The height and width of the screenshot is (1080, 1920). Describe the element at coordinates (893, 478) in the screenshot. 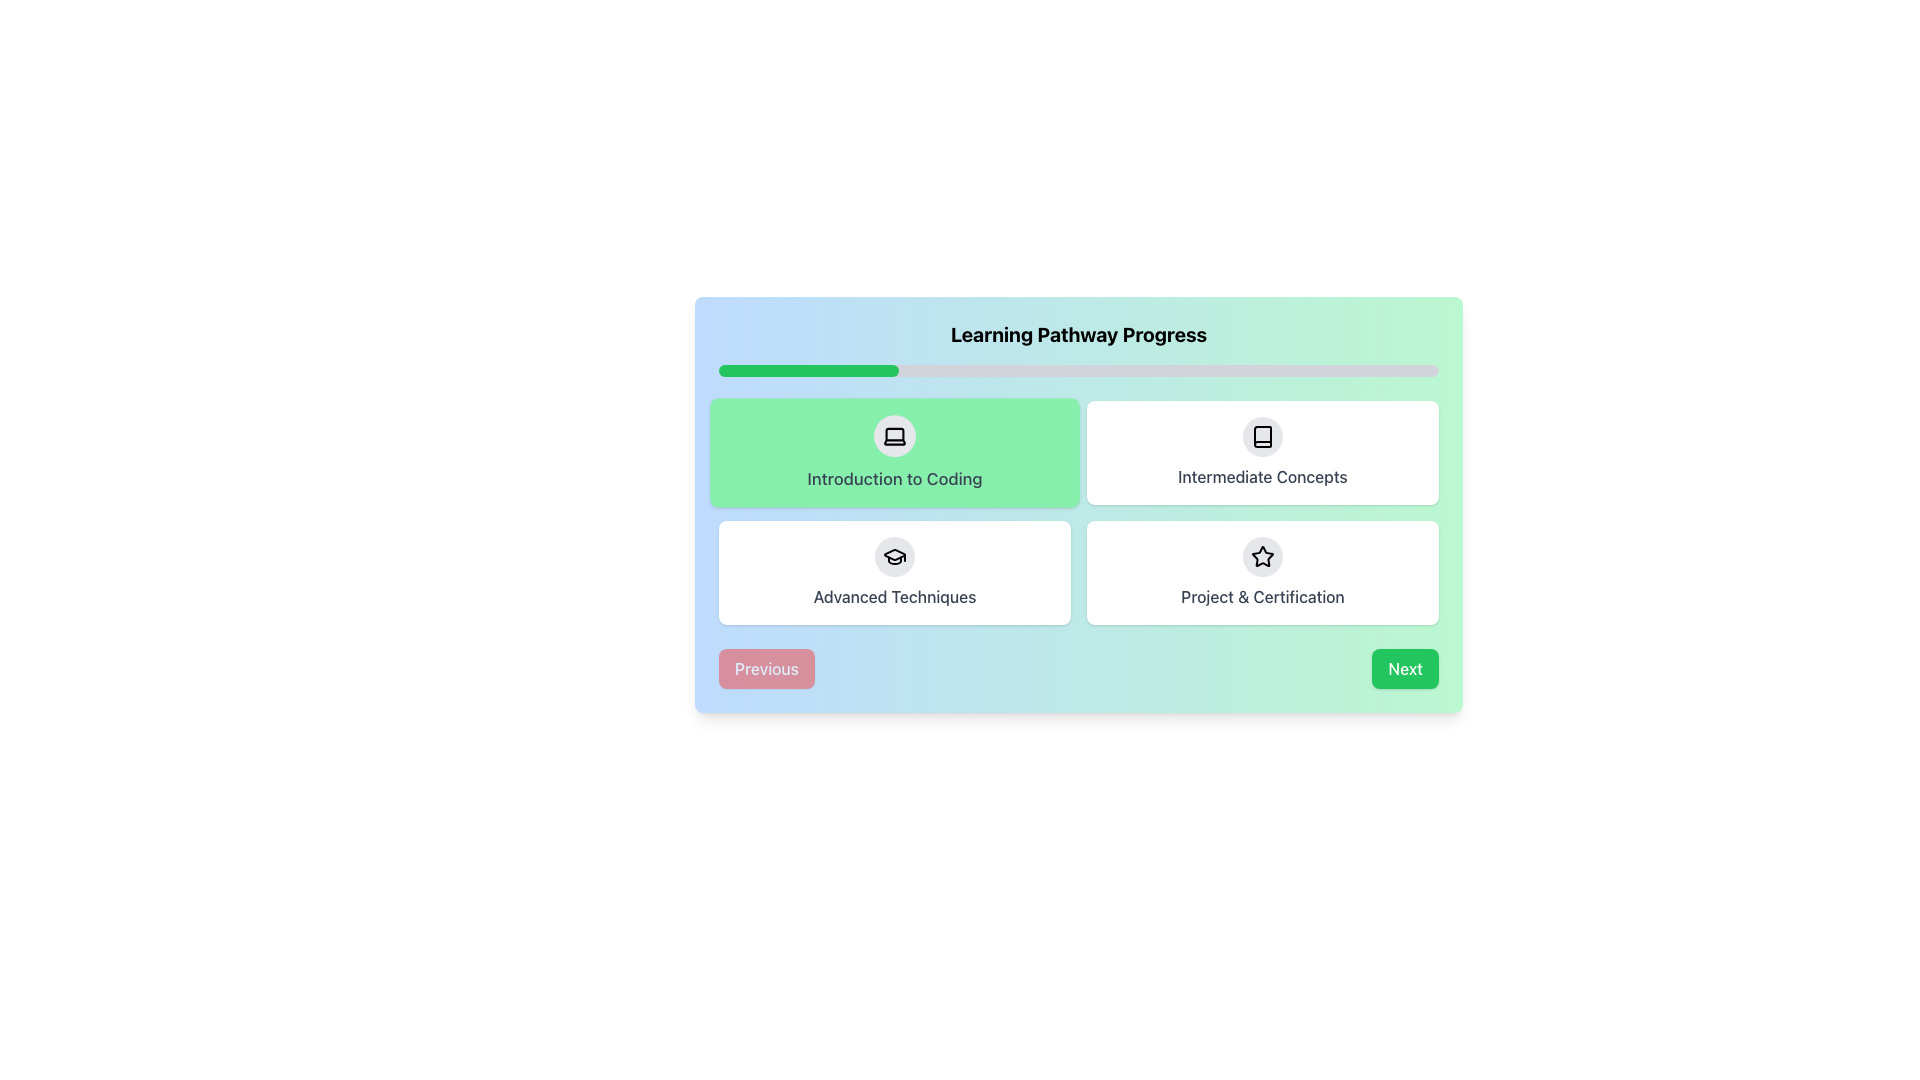

I see `the Text label that displays the title or topic of the associated module, located in the center of the top-left card in a 2x2 grid layout` at that location.